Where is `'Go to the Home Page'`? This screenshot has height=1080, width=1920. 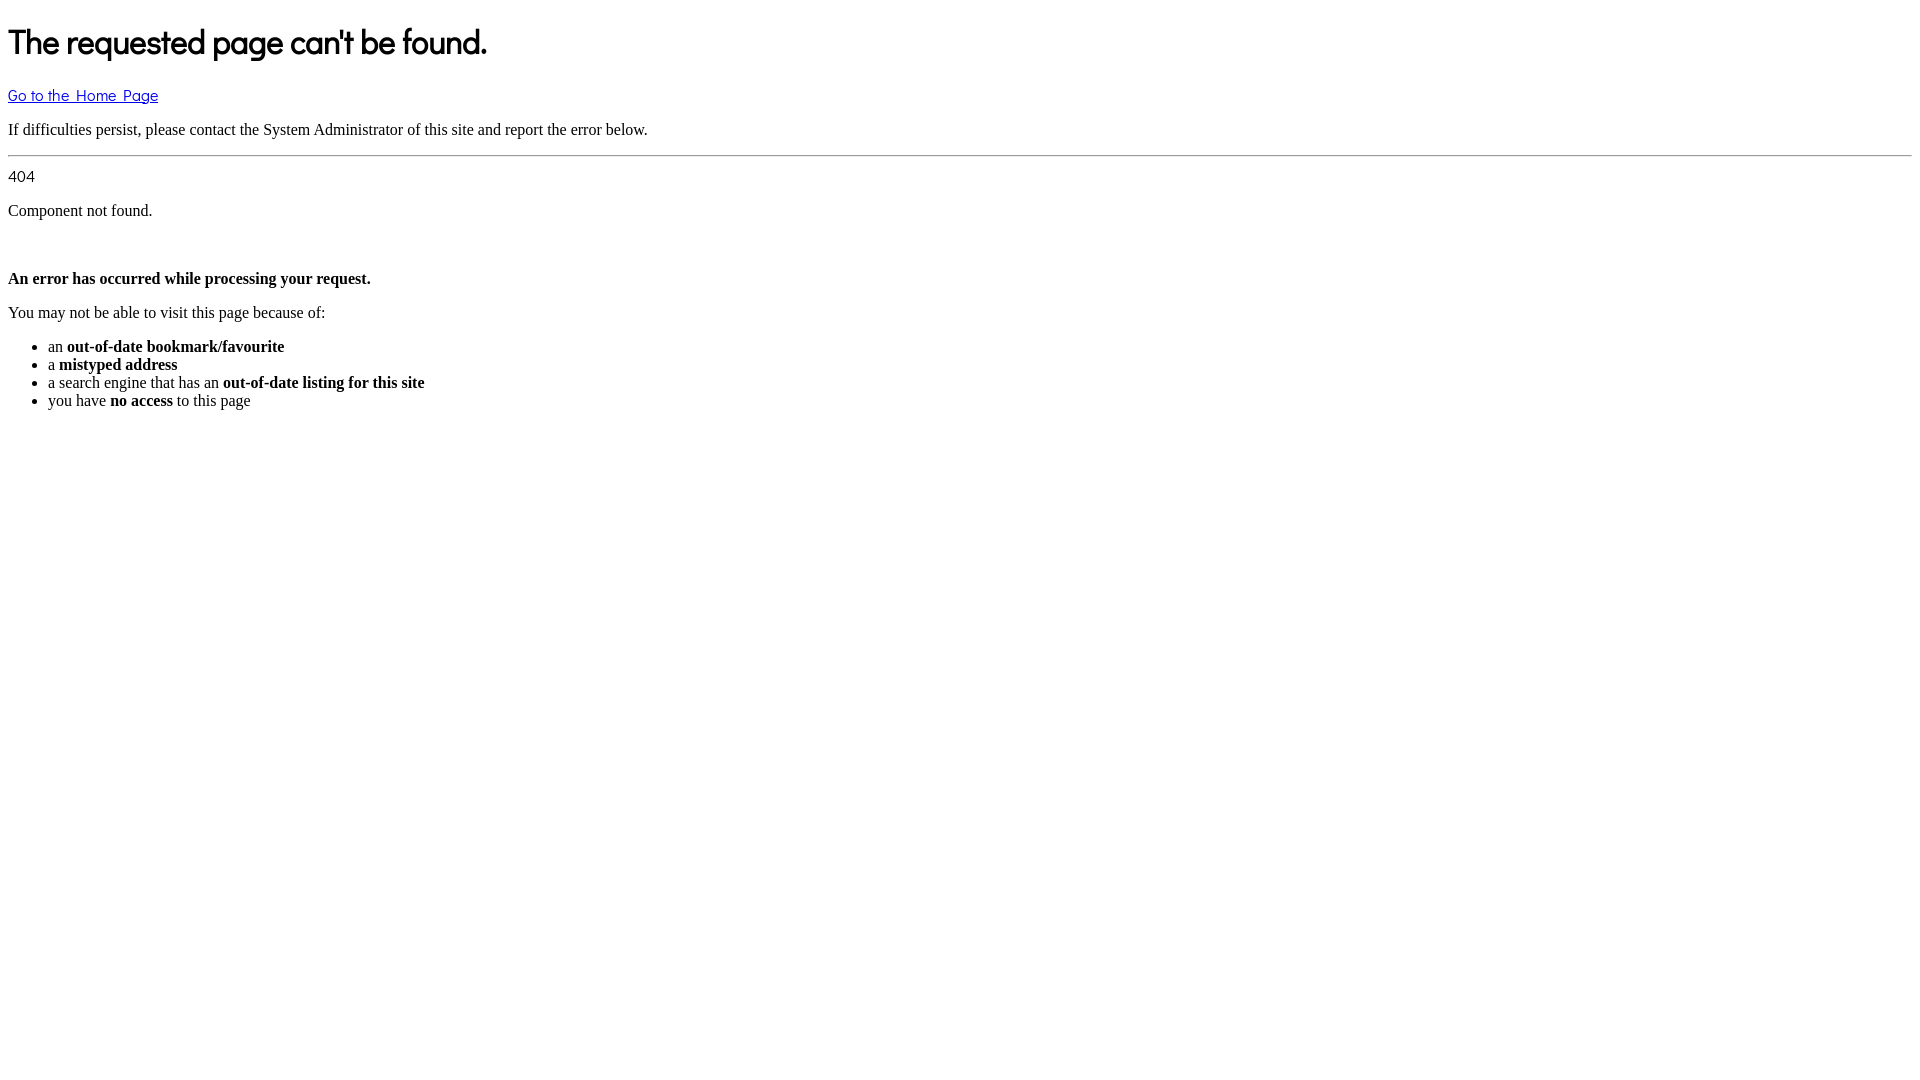
'Go to the Home Page' is located at coordinates (81, 94).